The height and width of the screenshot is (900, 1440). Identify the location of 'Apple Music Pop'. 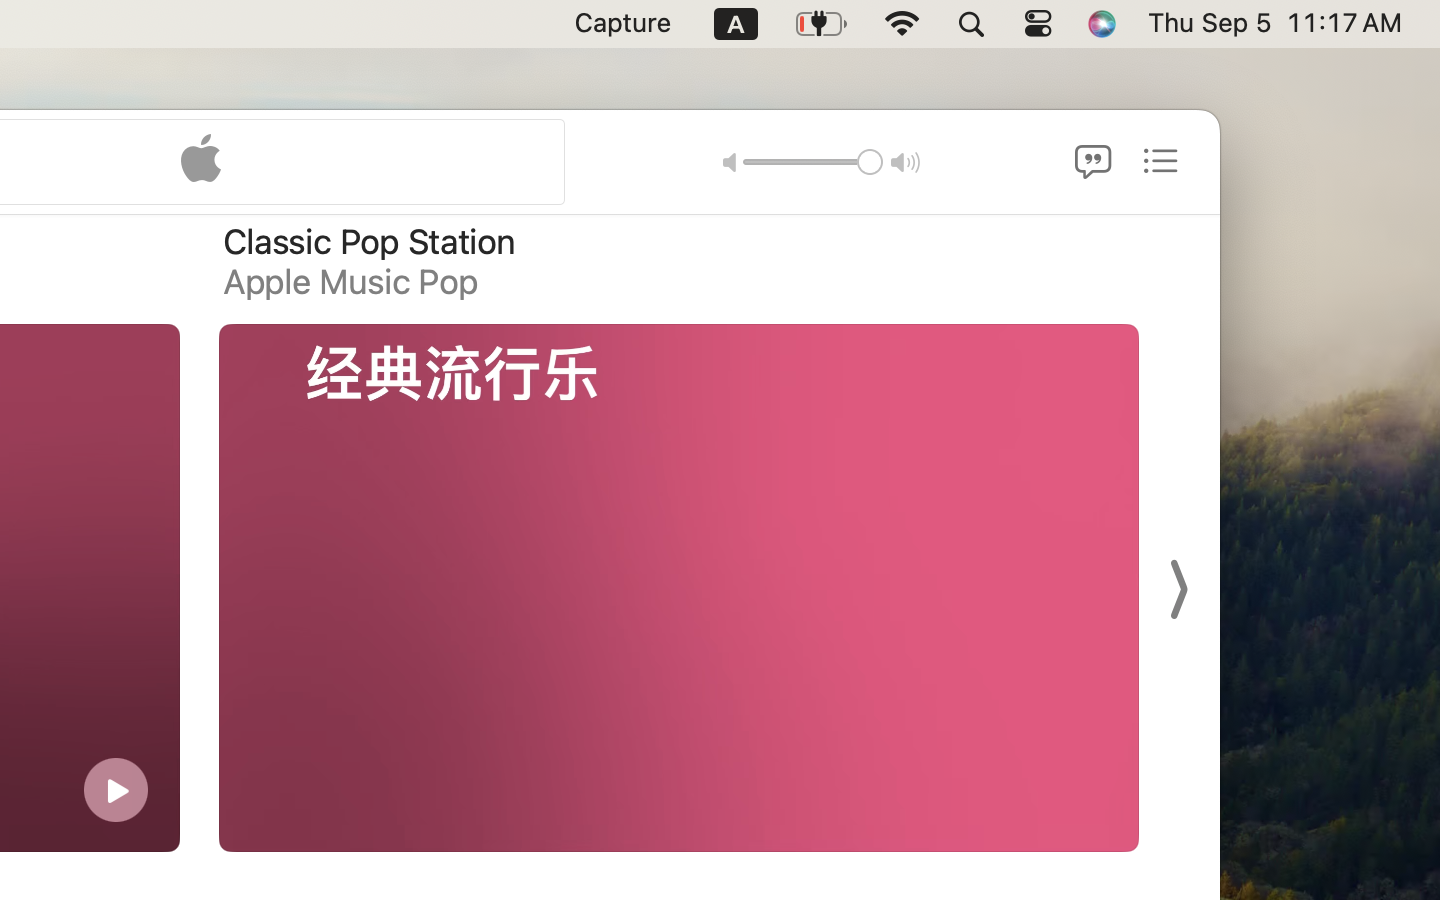
(350, 280).